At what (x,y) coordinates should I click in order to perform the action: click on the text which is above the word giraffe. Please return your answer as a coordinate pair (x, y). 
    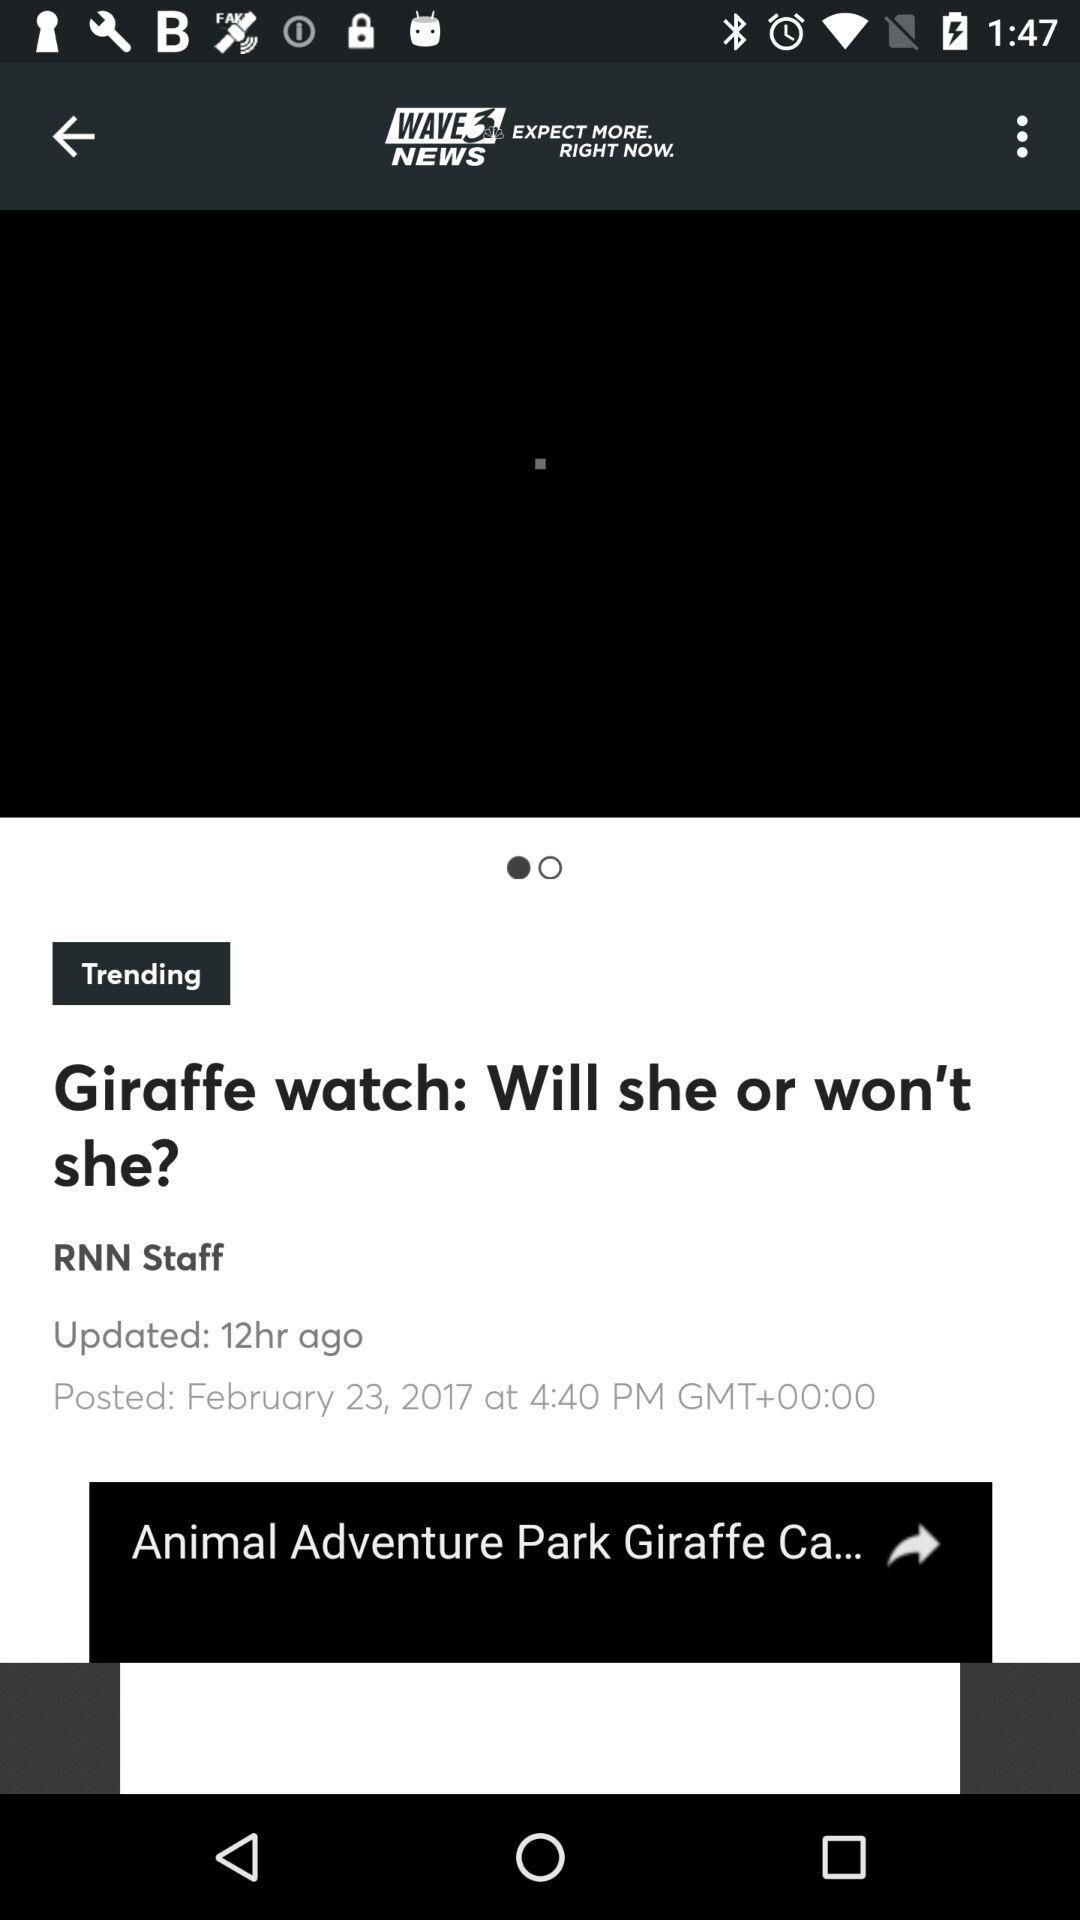
    Looking at the image, I should click on (140, 973).